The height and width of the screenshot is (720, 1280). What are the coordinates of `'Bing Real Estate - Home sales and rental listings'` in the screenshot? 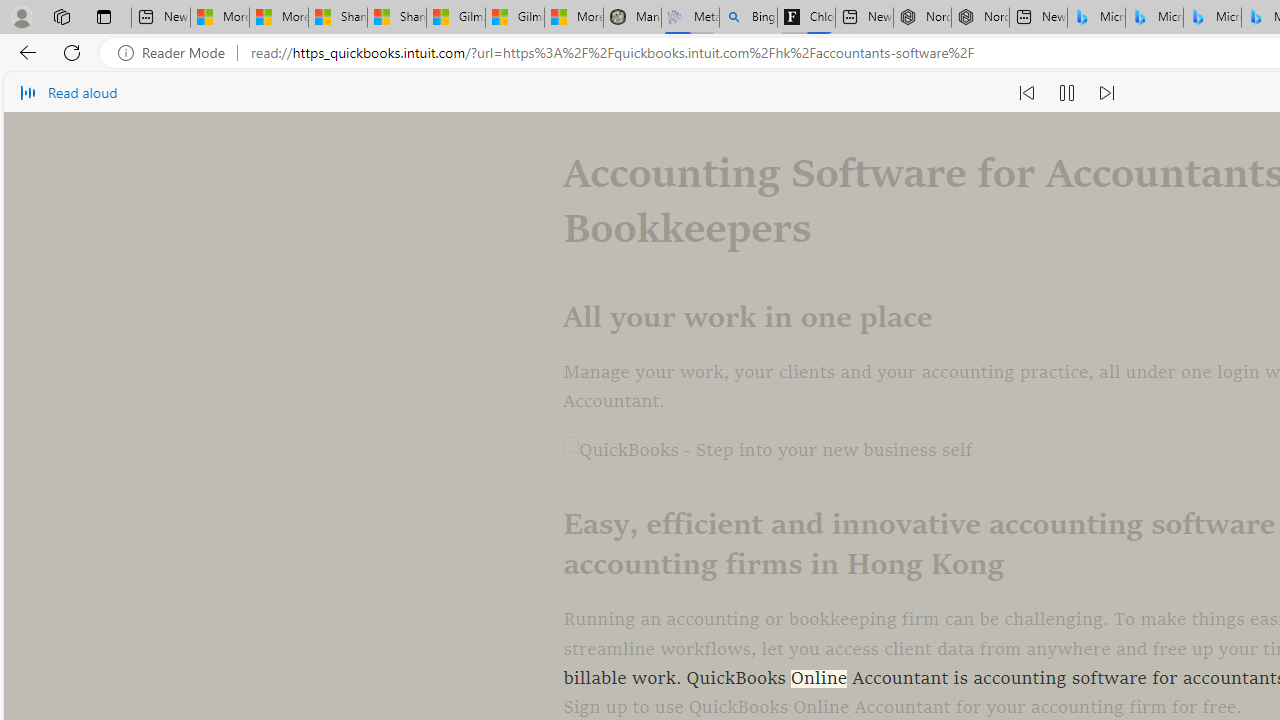 It's located at (747, 17).